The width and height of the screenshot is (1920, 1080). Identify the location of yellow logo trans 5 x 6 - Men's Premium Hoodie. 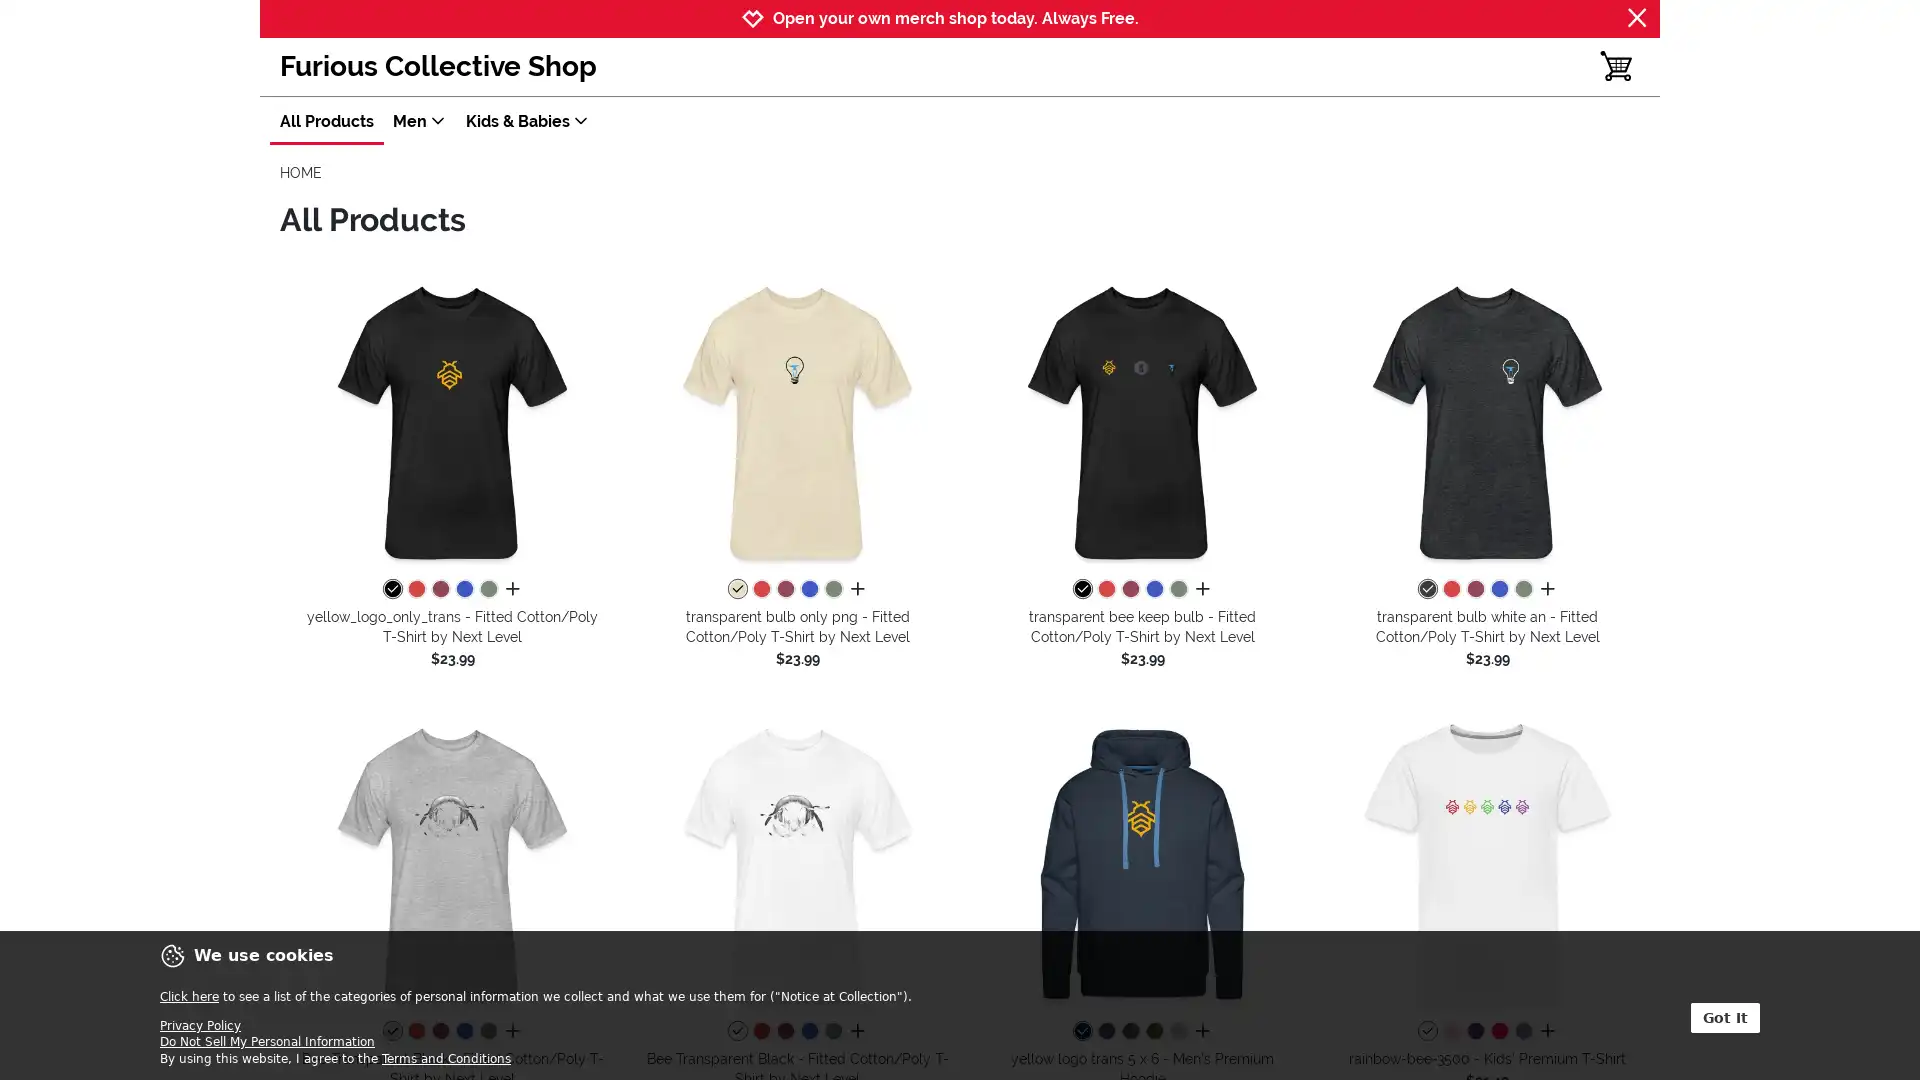
(1142, 862).